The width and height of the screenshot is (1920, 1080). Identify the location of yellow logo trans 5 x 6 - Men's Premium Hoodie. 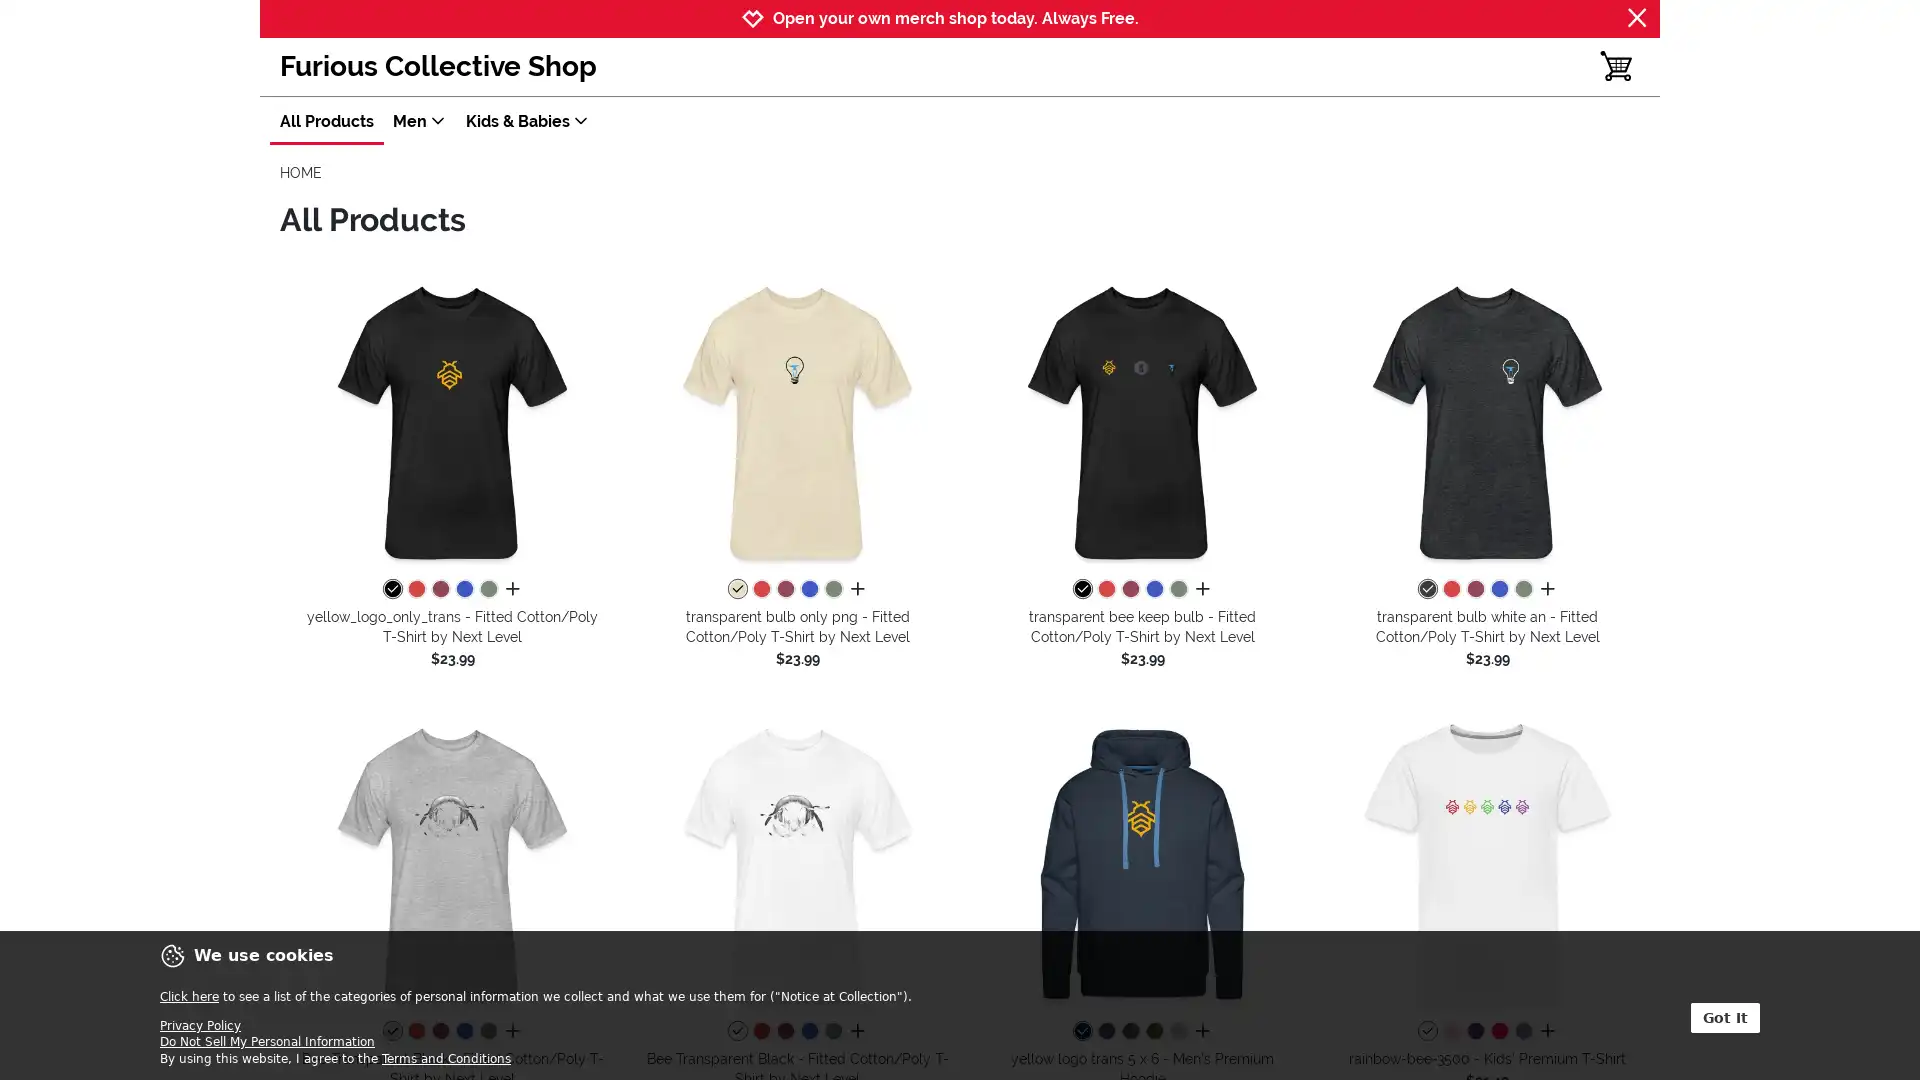
(1142, 862).